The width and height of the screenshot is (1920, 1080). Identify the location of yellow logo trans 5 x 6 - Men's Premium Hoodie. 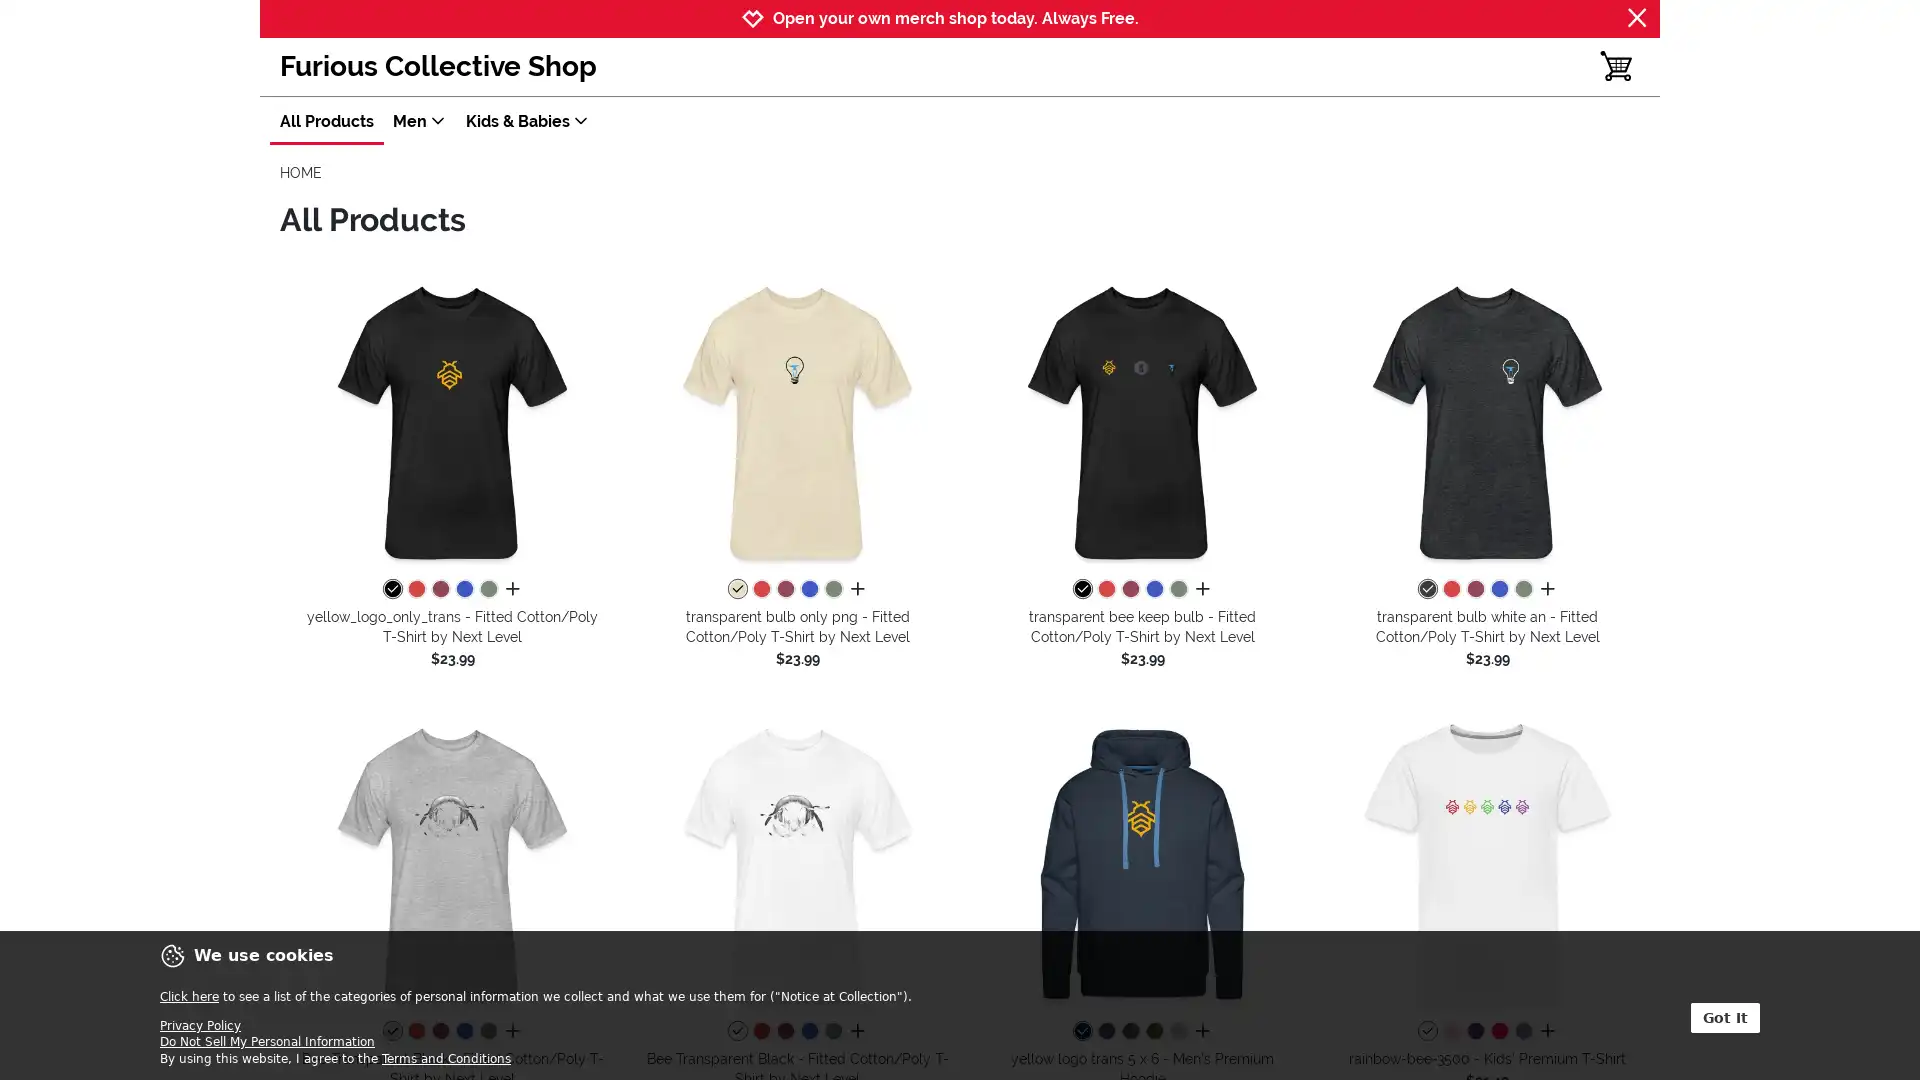
(1142, 862).